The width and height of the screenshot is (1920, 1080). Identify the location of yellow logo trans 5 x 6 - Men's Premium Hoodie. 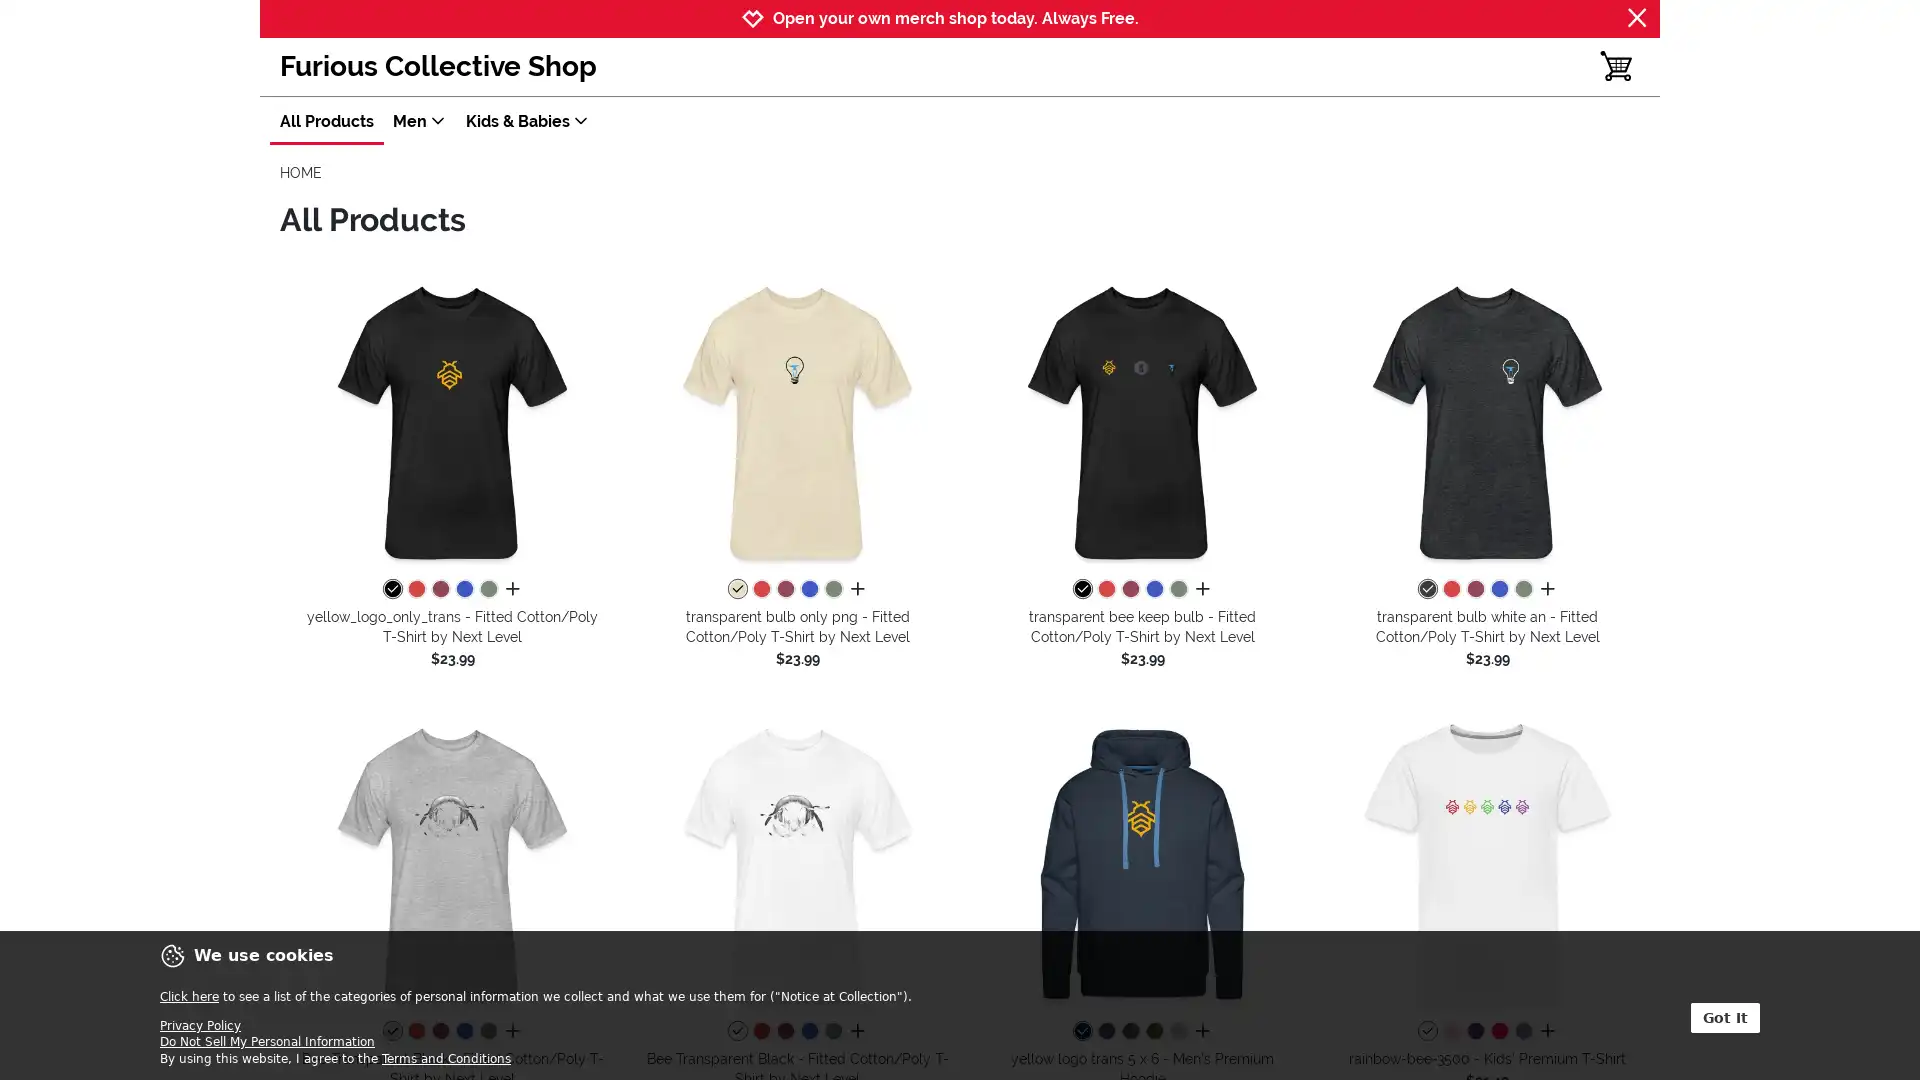
(1142, 862).